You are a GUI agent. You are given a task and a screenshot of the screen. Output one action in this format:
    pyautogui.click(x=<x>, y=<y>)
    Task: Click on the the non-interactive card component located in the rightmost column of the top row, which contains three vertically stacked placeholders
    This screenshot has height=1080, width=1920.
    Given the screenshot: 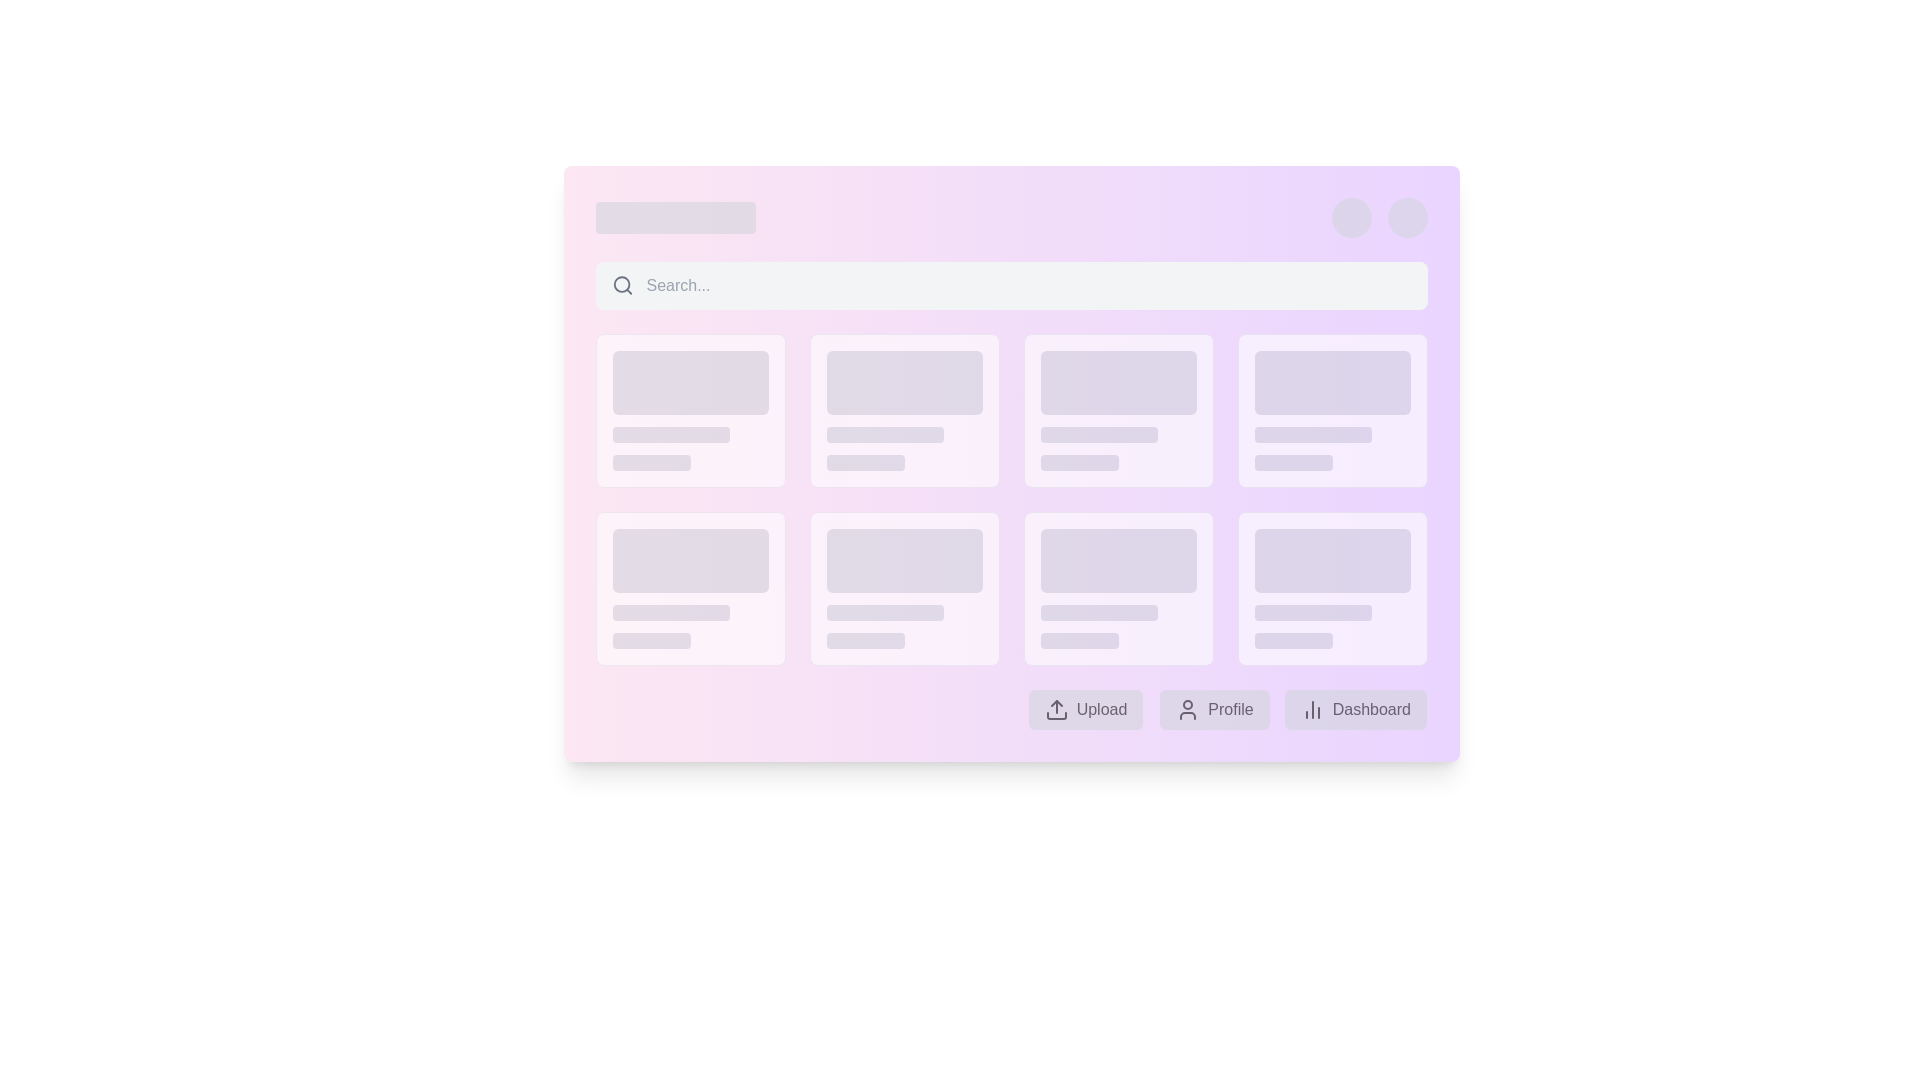 What is the action you would take?
    pyautogui.click(x=1332, y=410)
    